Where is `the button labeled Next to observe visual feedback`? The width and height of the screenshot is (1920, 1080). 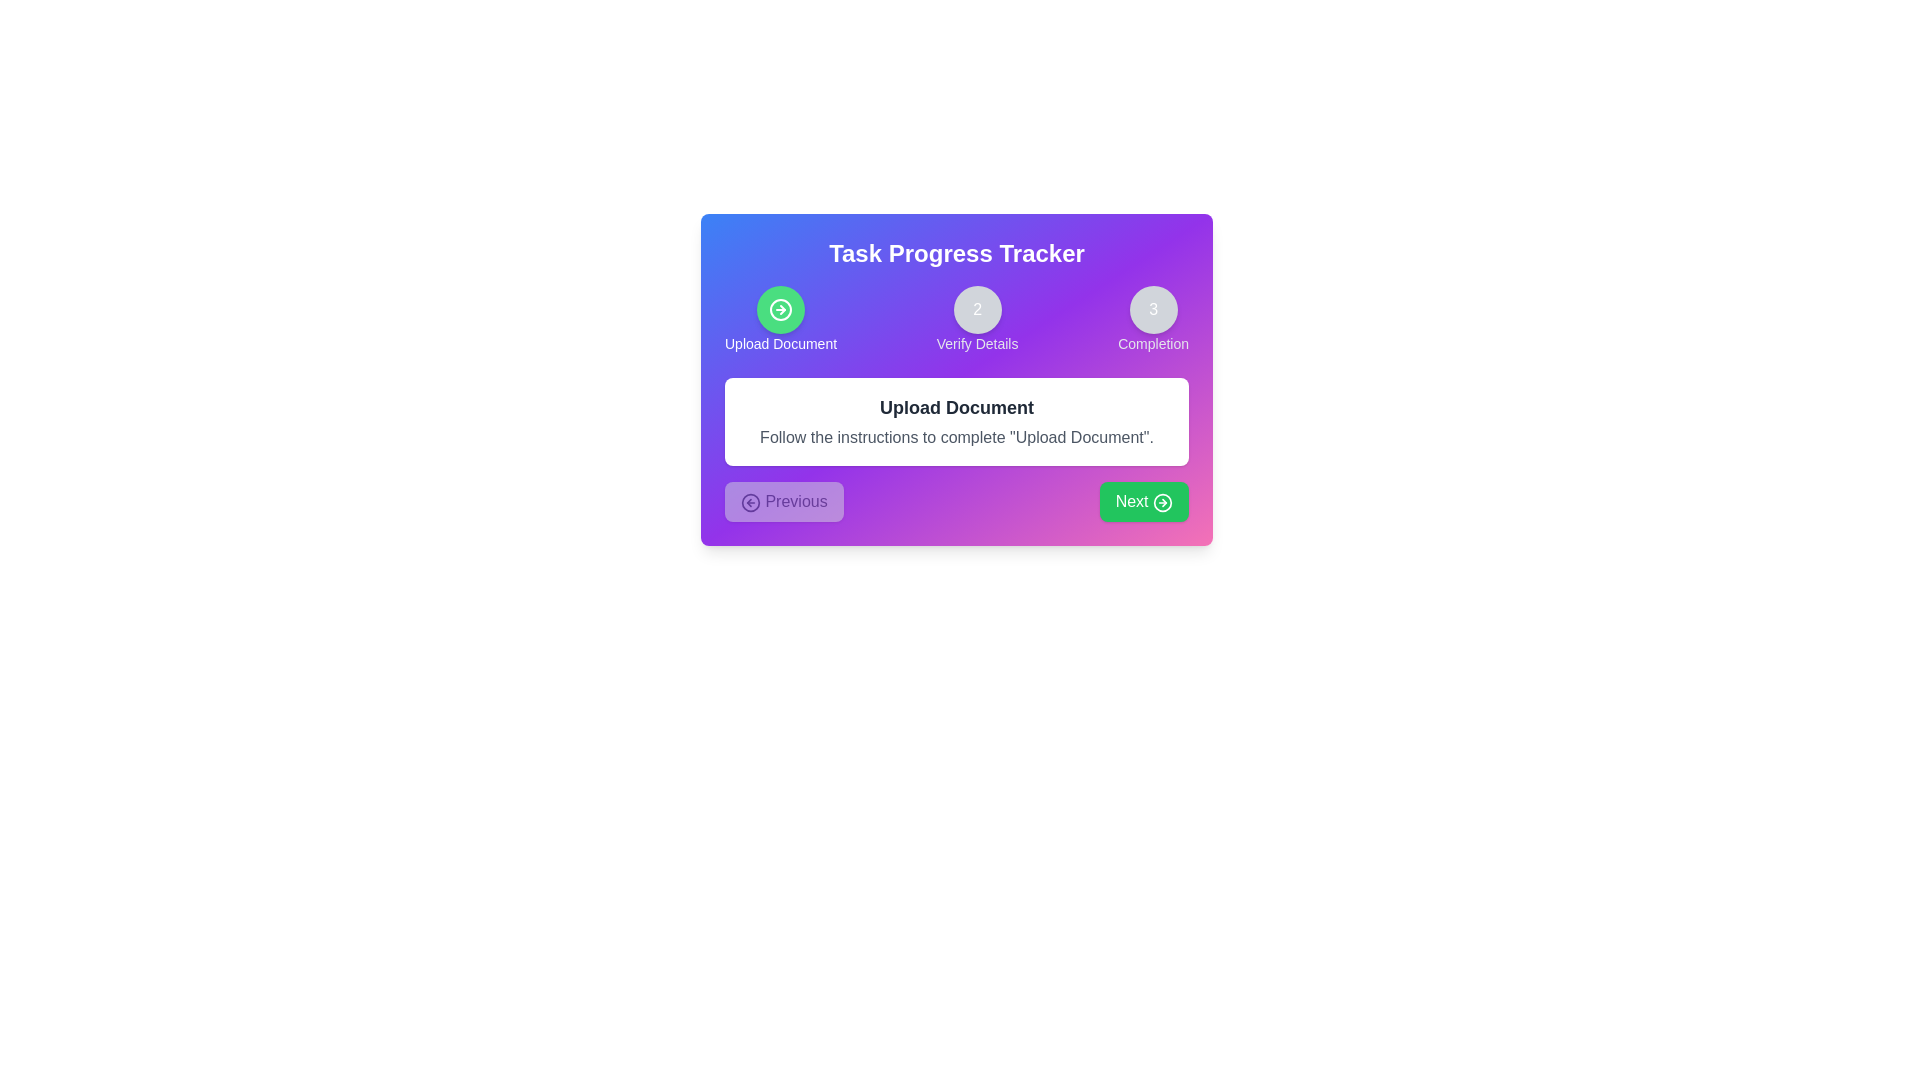
the button labeled Next to observe visual feedback is located at coordinates (1143, 500).